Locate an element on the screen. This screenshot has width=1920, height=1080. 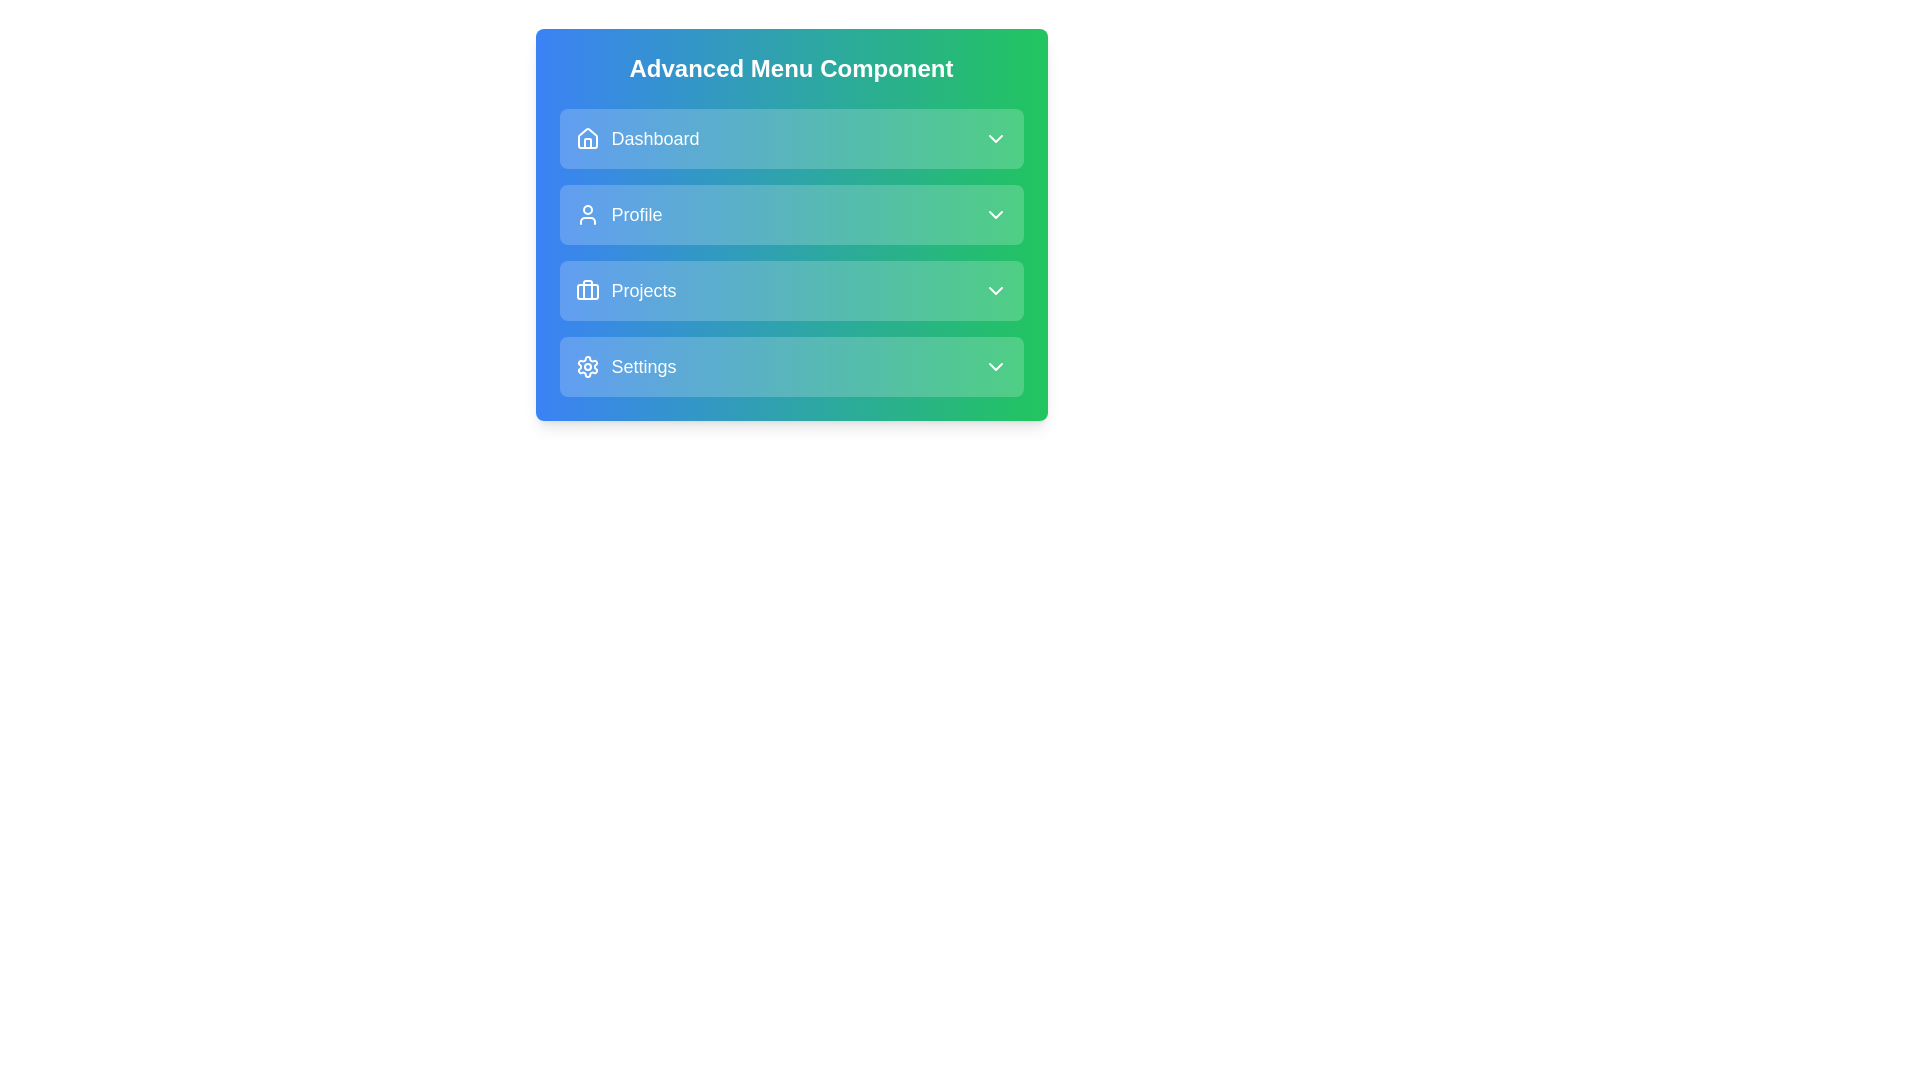
the fourth item in the vertical 'Advanced Menu Component' is located at coordinates (625, 366).